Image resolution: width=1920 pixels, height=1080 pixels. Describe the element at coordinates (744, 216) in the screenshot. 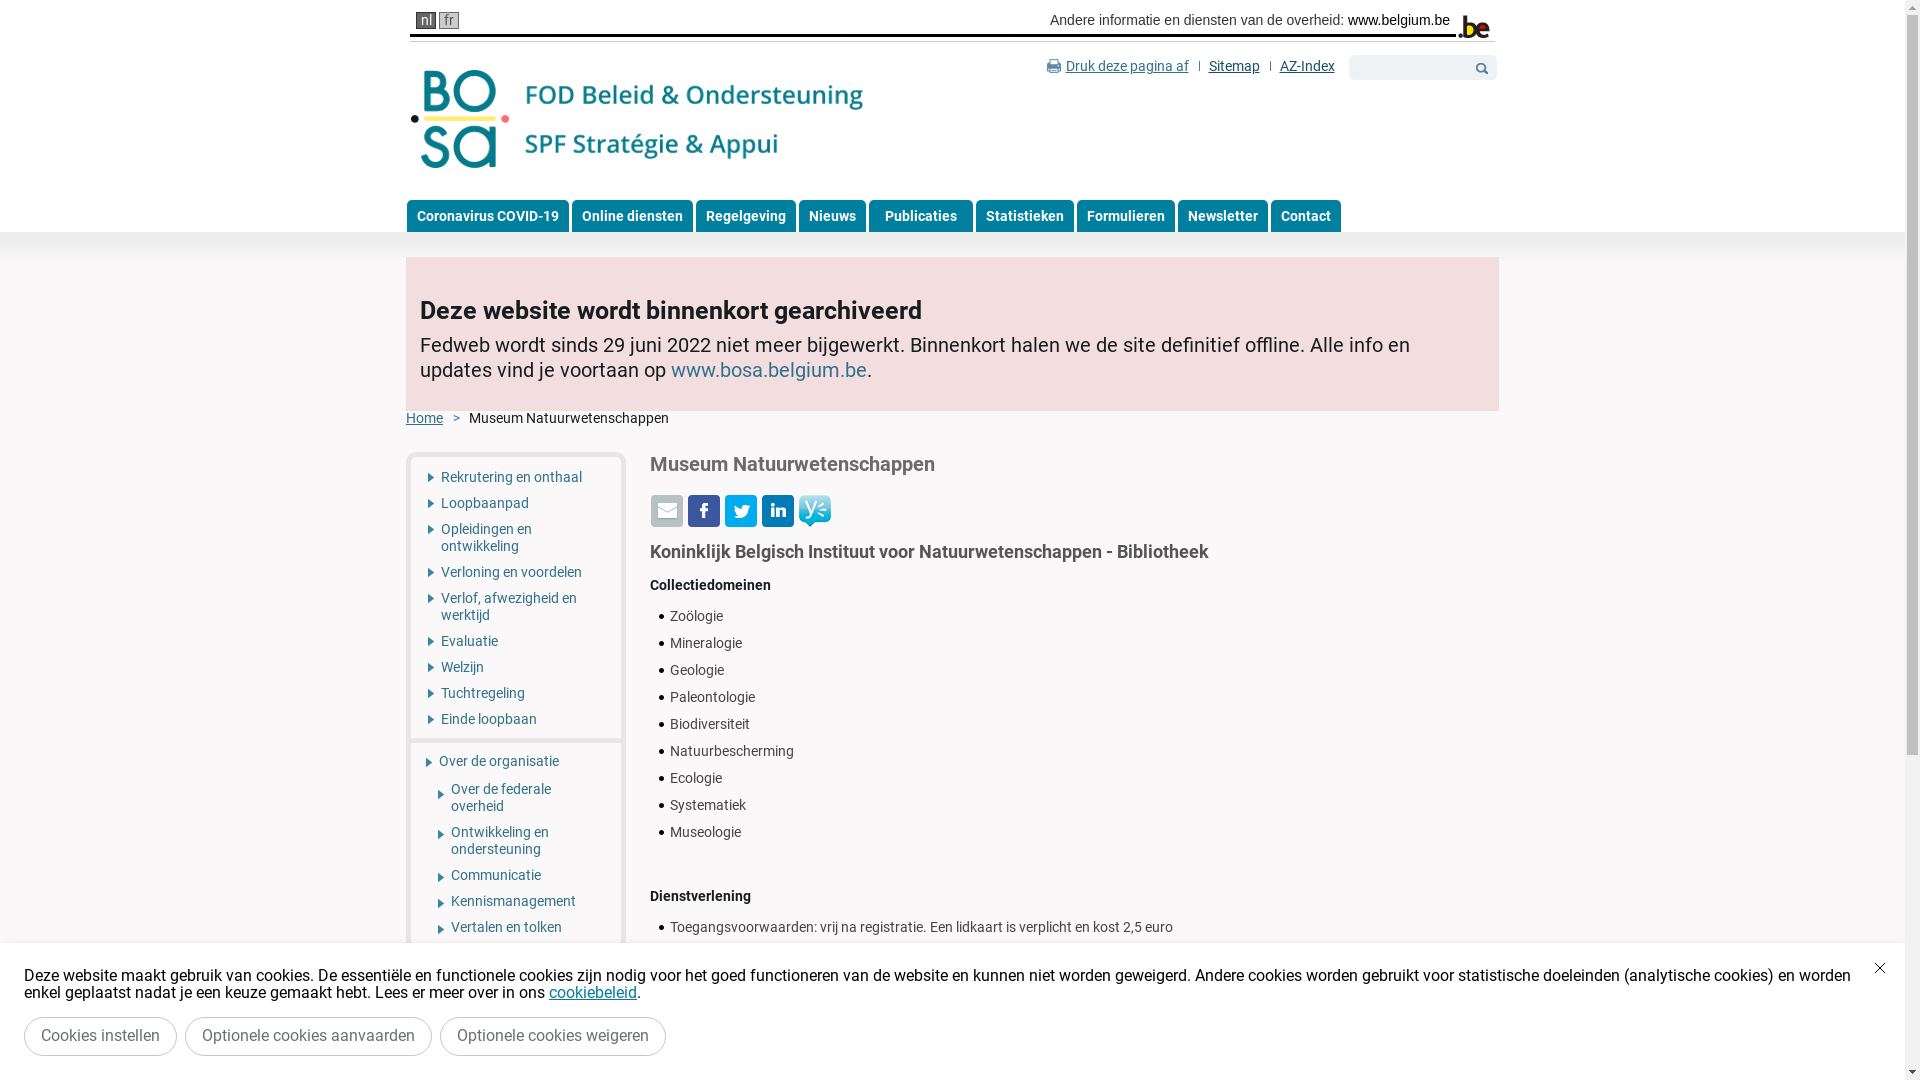

I see `'Regelgeving'` at that location.